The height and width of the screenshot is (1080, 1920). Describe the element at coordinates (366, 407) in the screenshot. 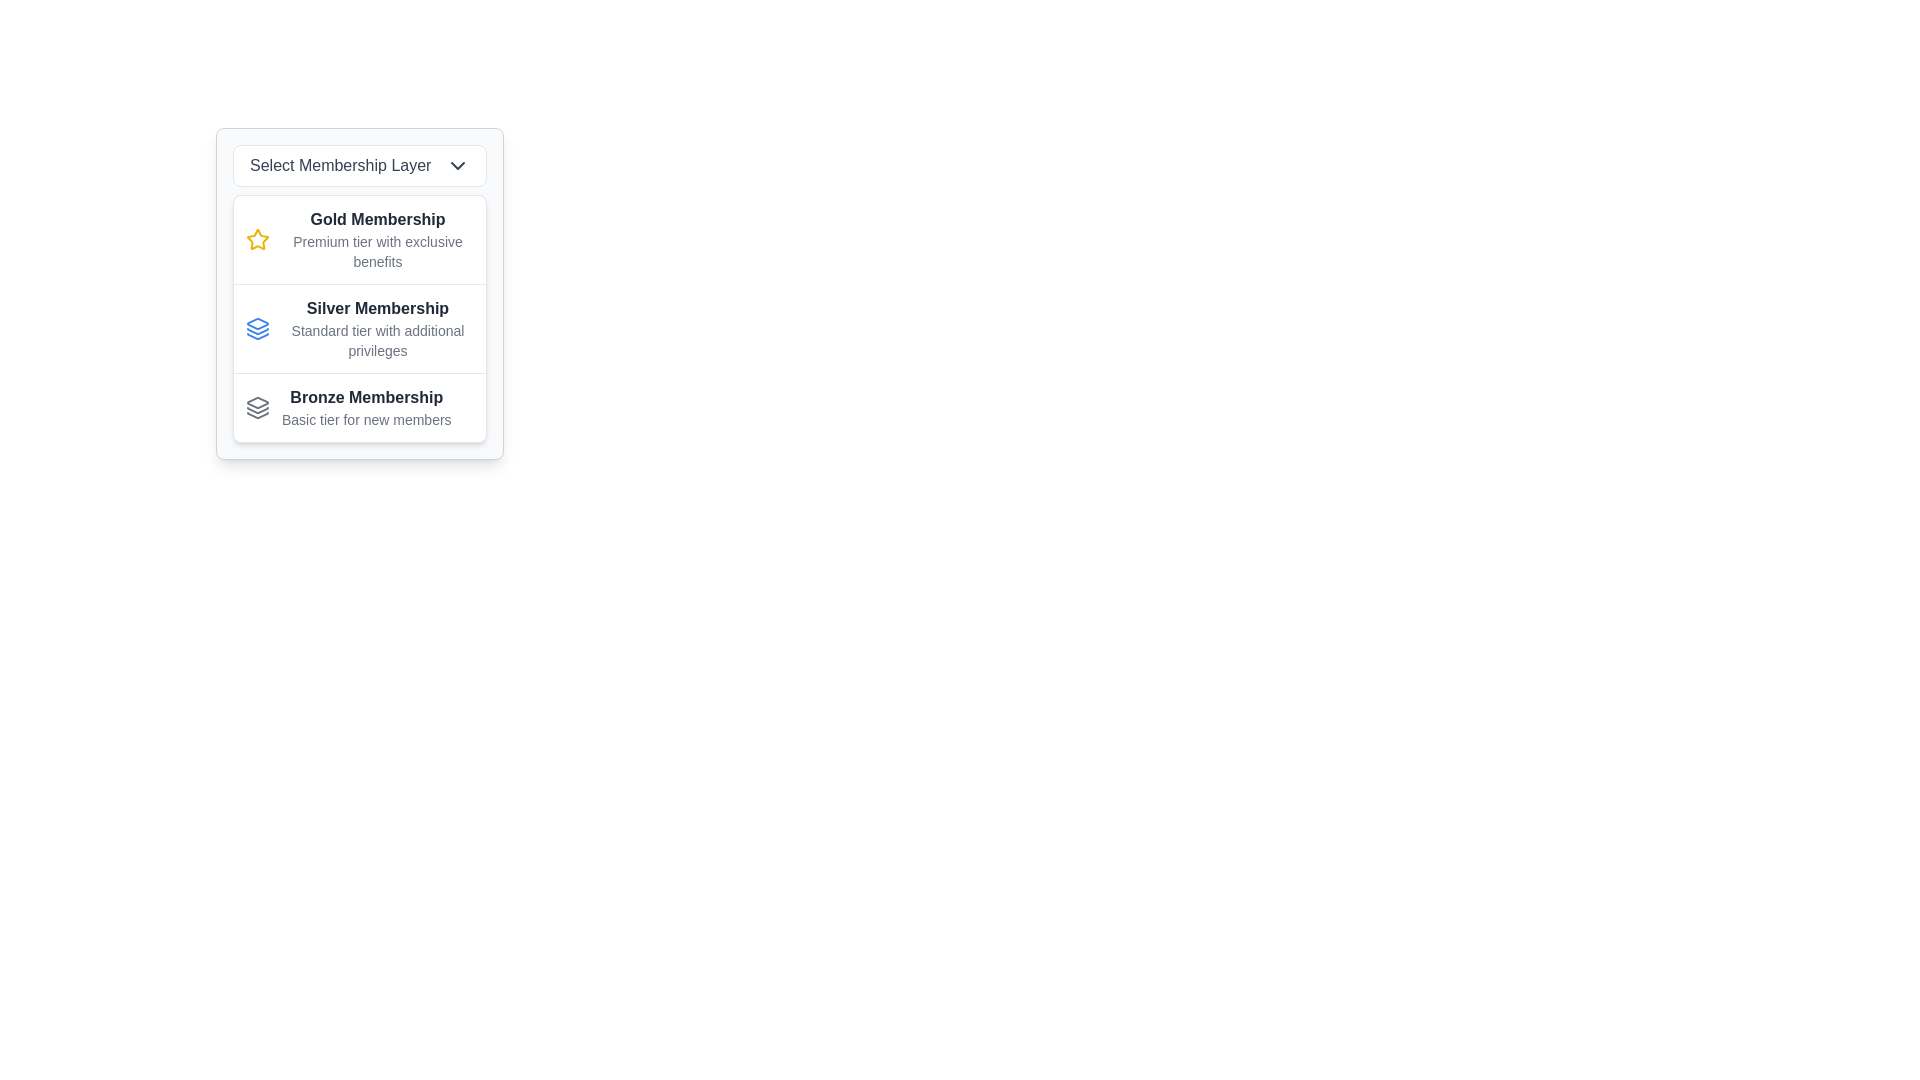

I see `the 'Bronze Membership' text block, which is the last item in the list under 'Select Membership Layer'. This text block features bold, dark gray font for the title and a smaller, lighter gray font for the description` at that location.